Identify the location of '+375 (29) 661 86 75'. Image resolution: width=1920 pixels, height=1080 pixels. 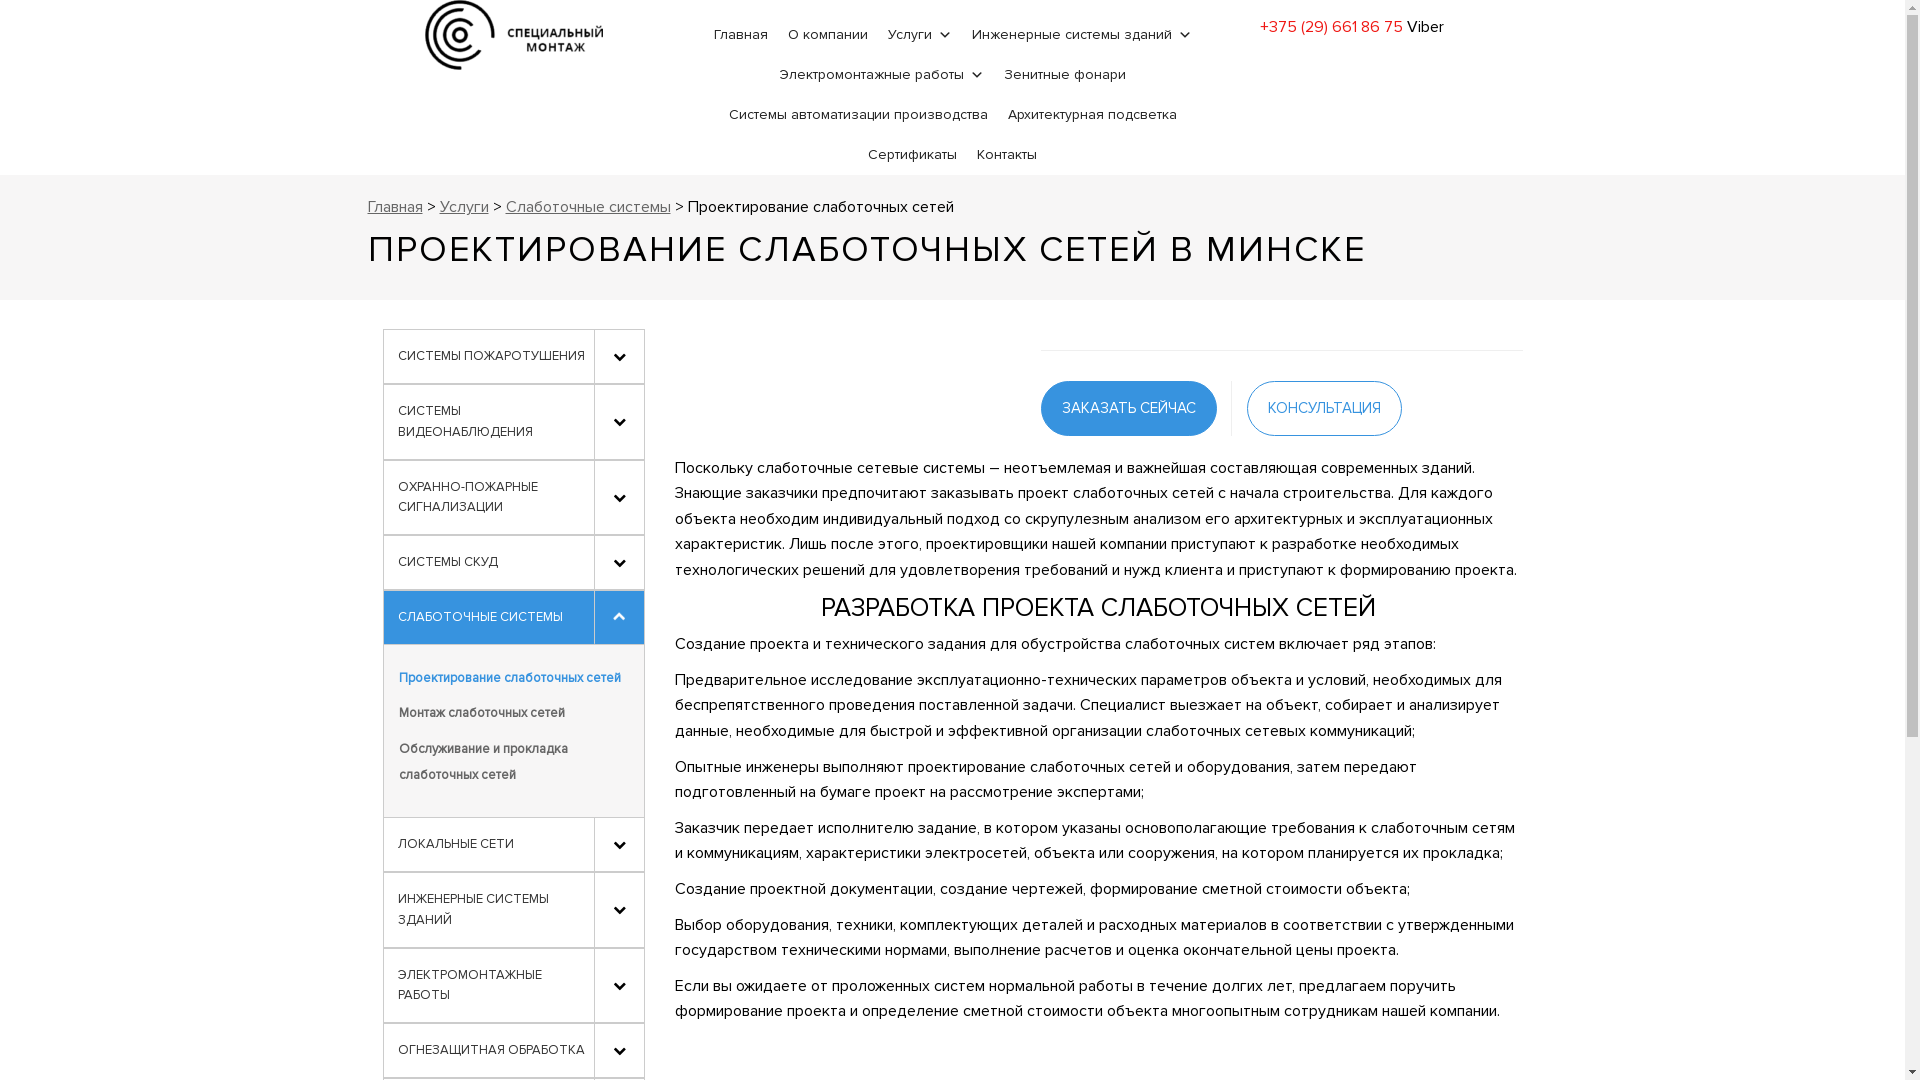
(1331, 27).